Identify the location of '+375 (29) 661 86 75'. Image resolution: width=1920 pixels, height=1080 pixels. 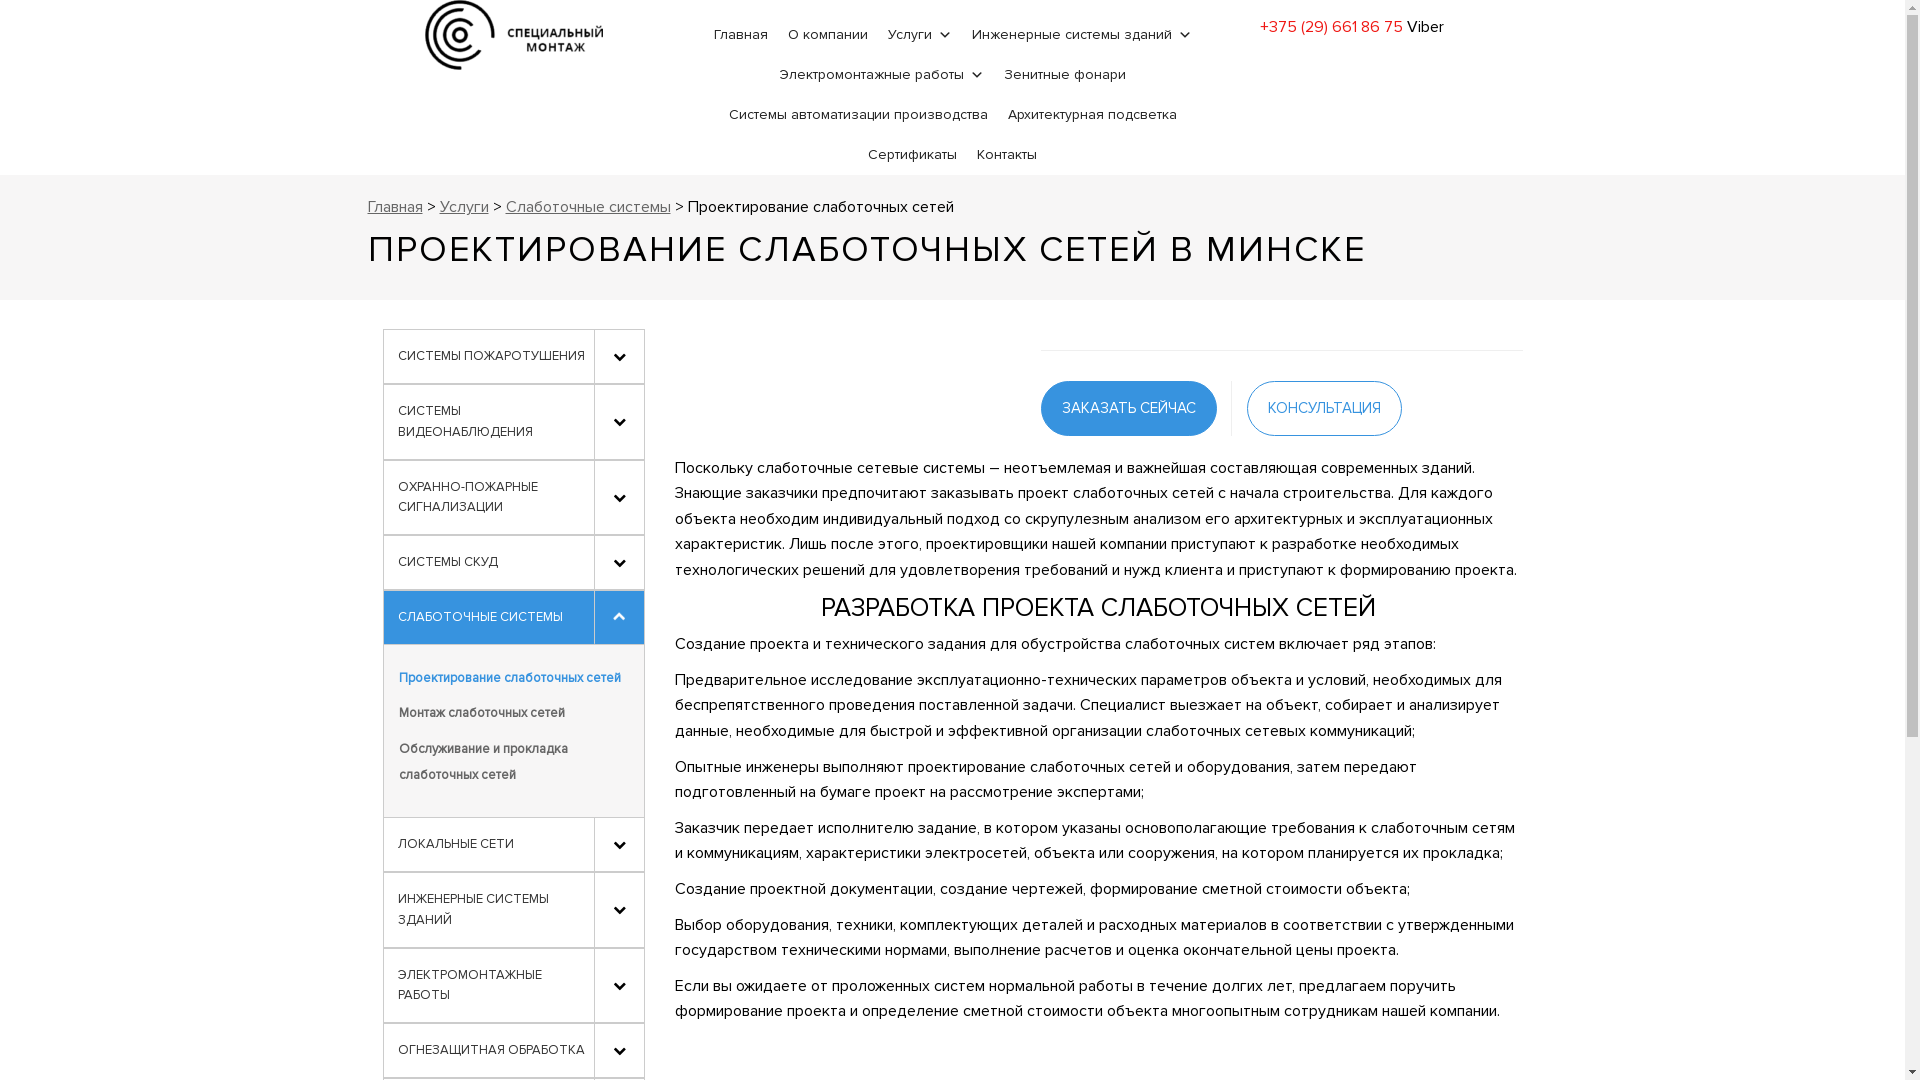
(1331, 27).